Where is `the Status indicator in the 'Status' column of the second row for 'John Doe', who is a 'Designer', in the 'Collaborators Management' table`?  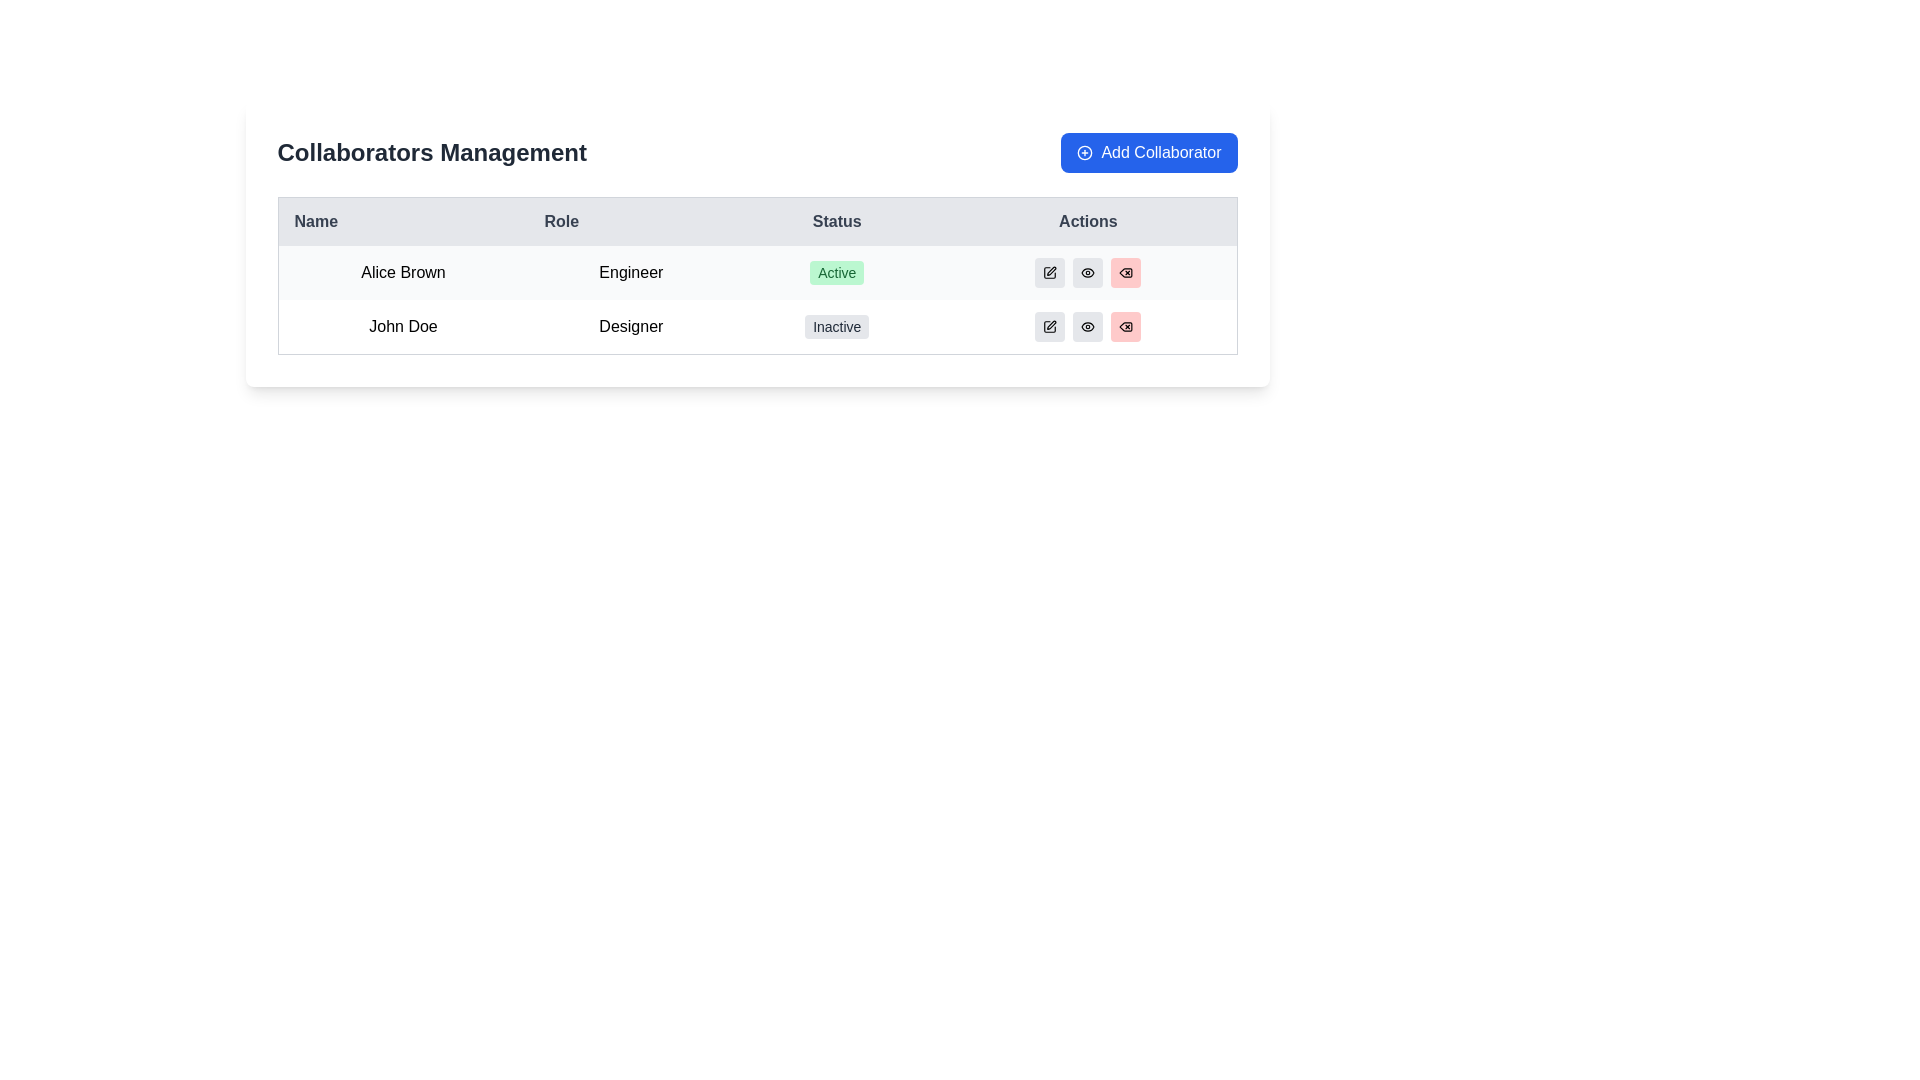
the Status indicator in the 'Status' column of the second row for 'John Doe', who is a 'Designer', in the 'Collaborators Management' table is located at coordinates (837, 326).